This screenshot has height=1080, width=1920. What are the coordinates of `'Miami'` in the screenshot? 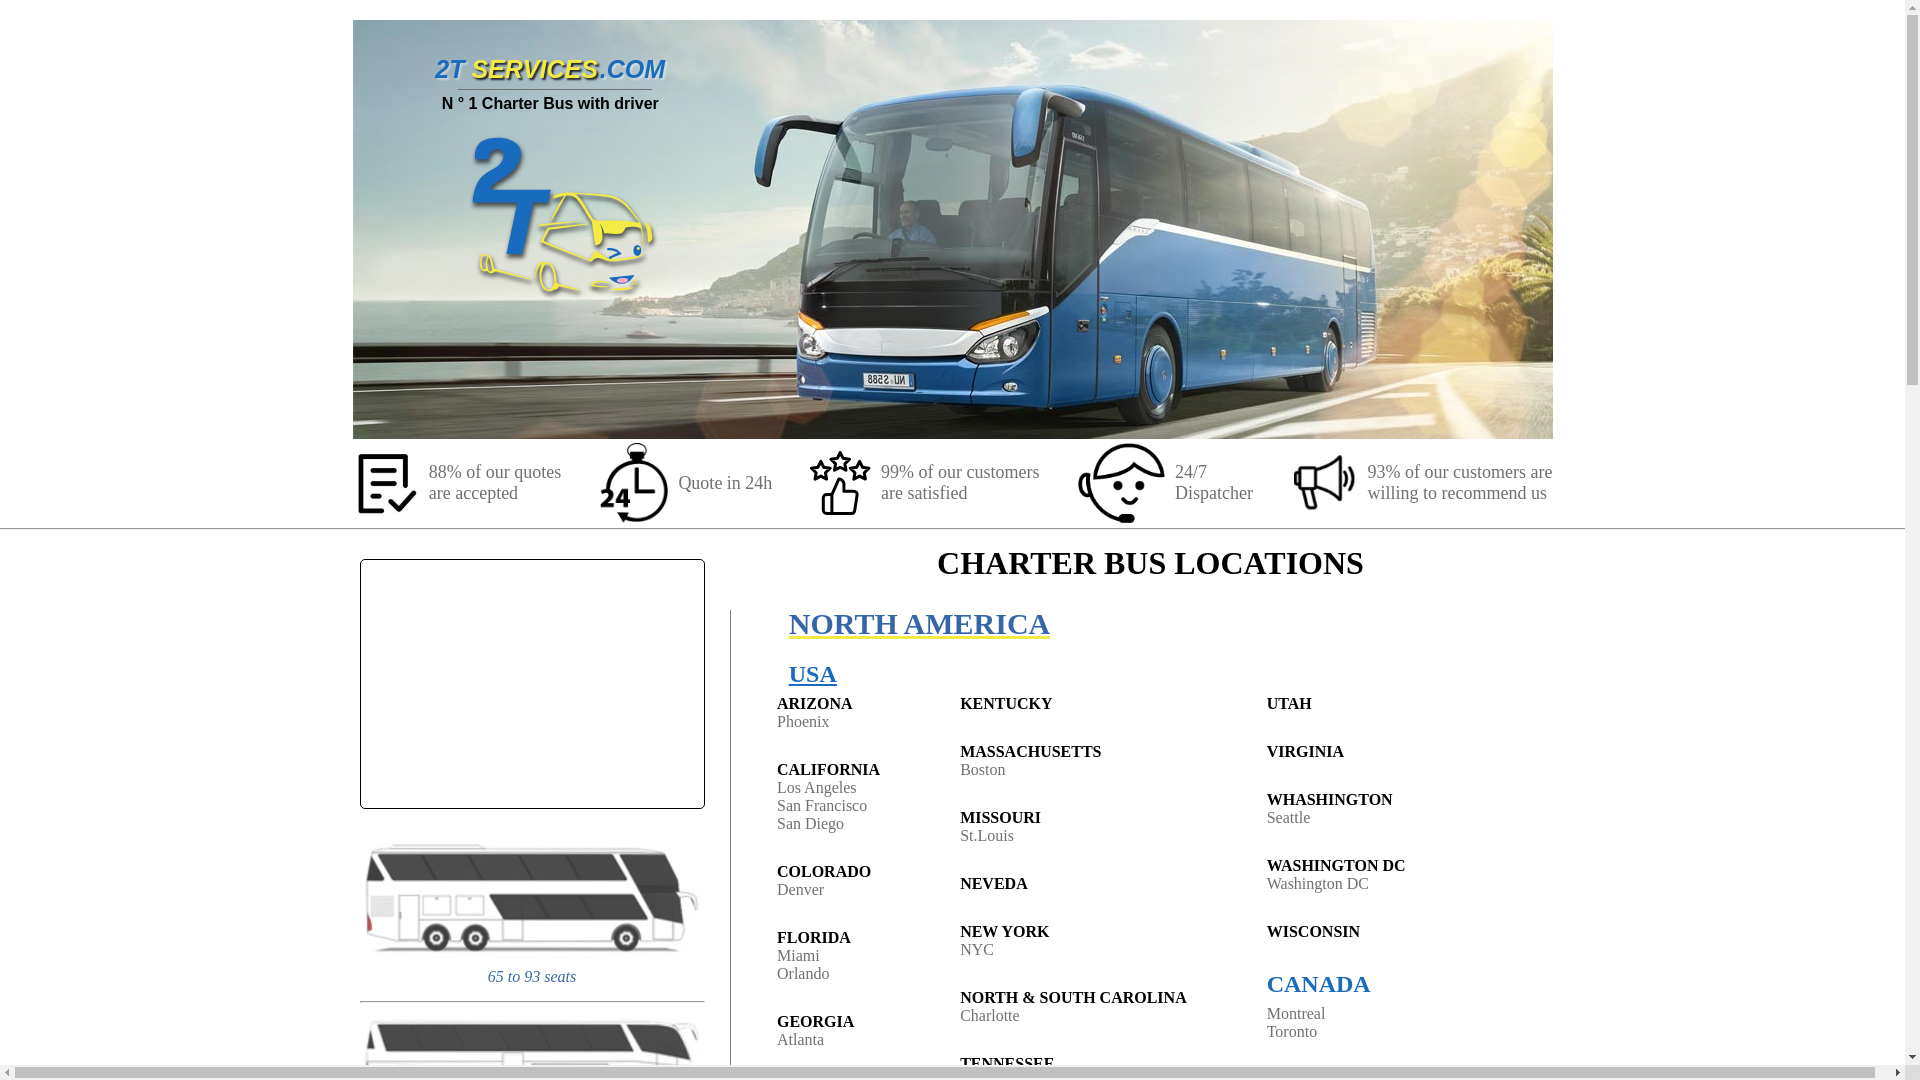 It's located at (797, 954).